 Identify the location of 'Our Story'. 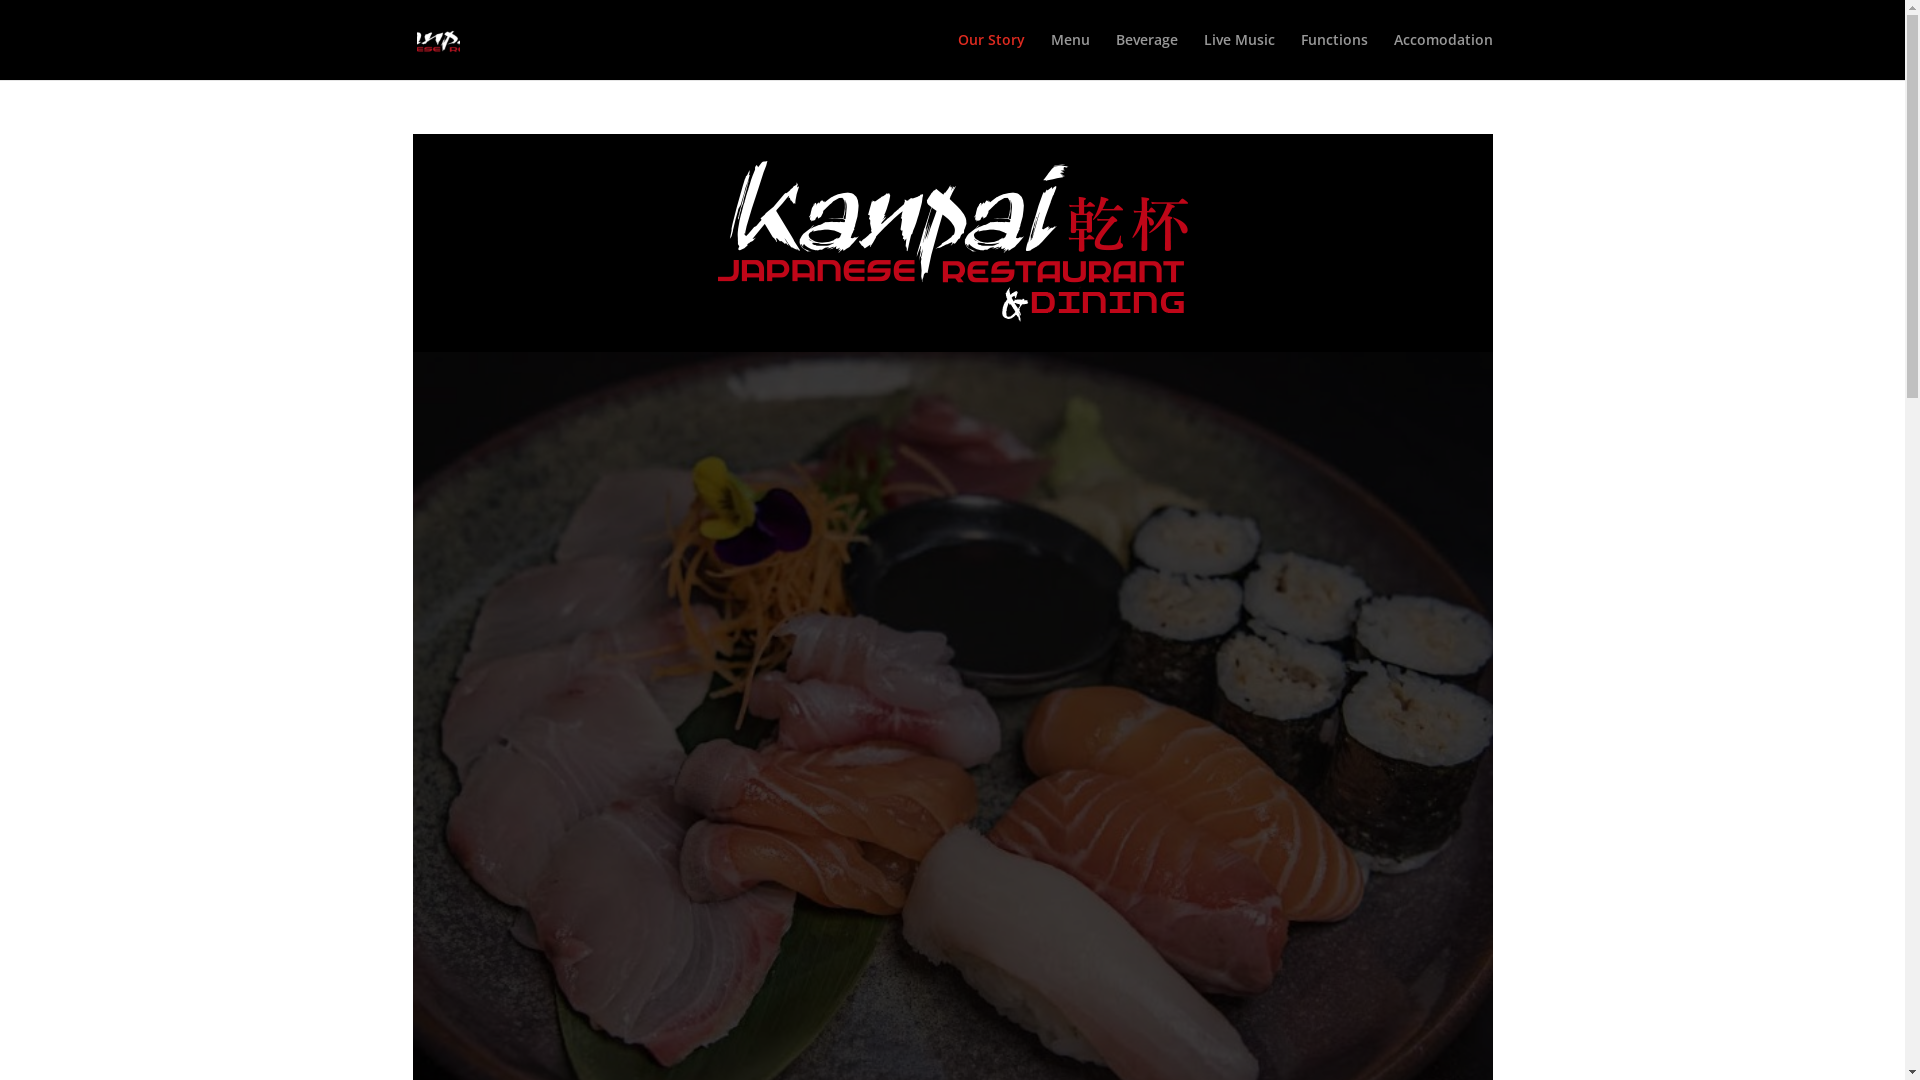
(957, 55).